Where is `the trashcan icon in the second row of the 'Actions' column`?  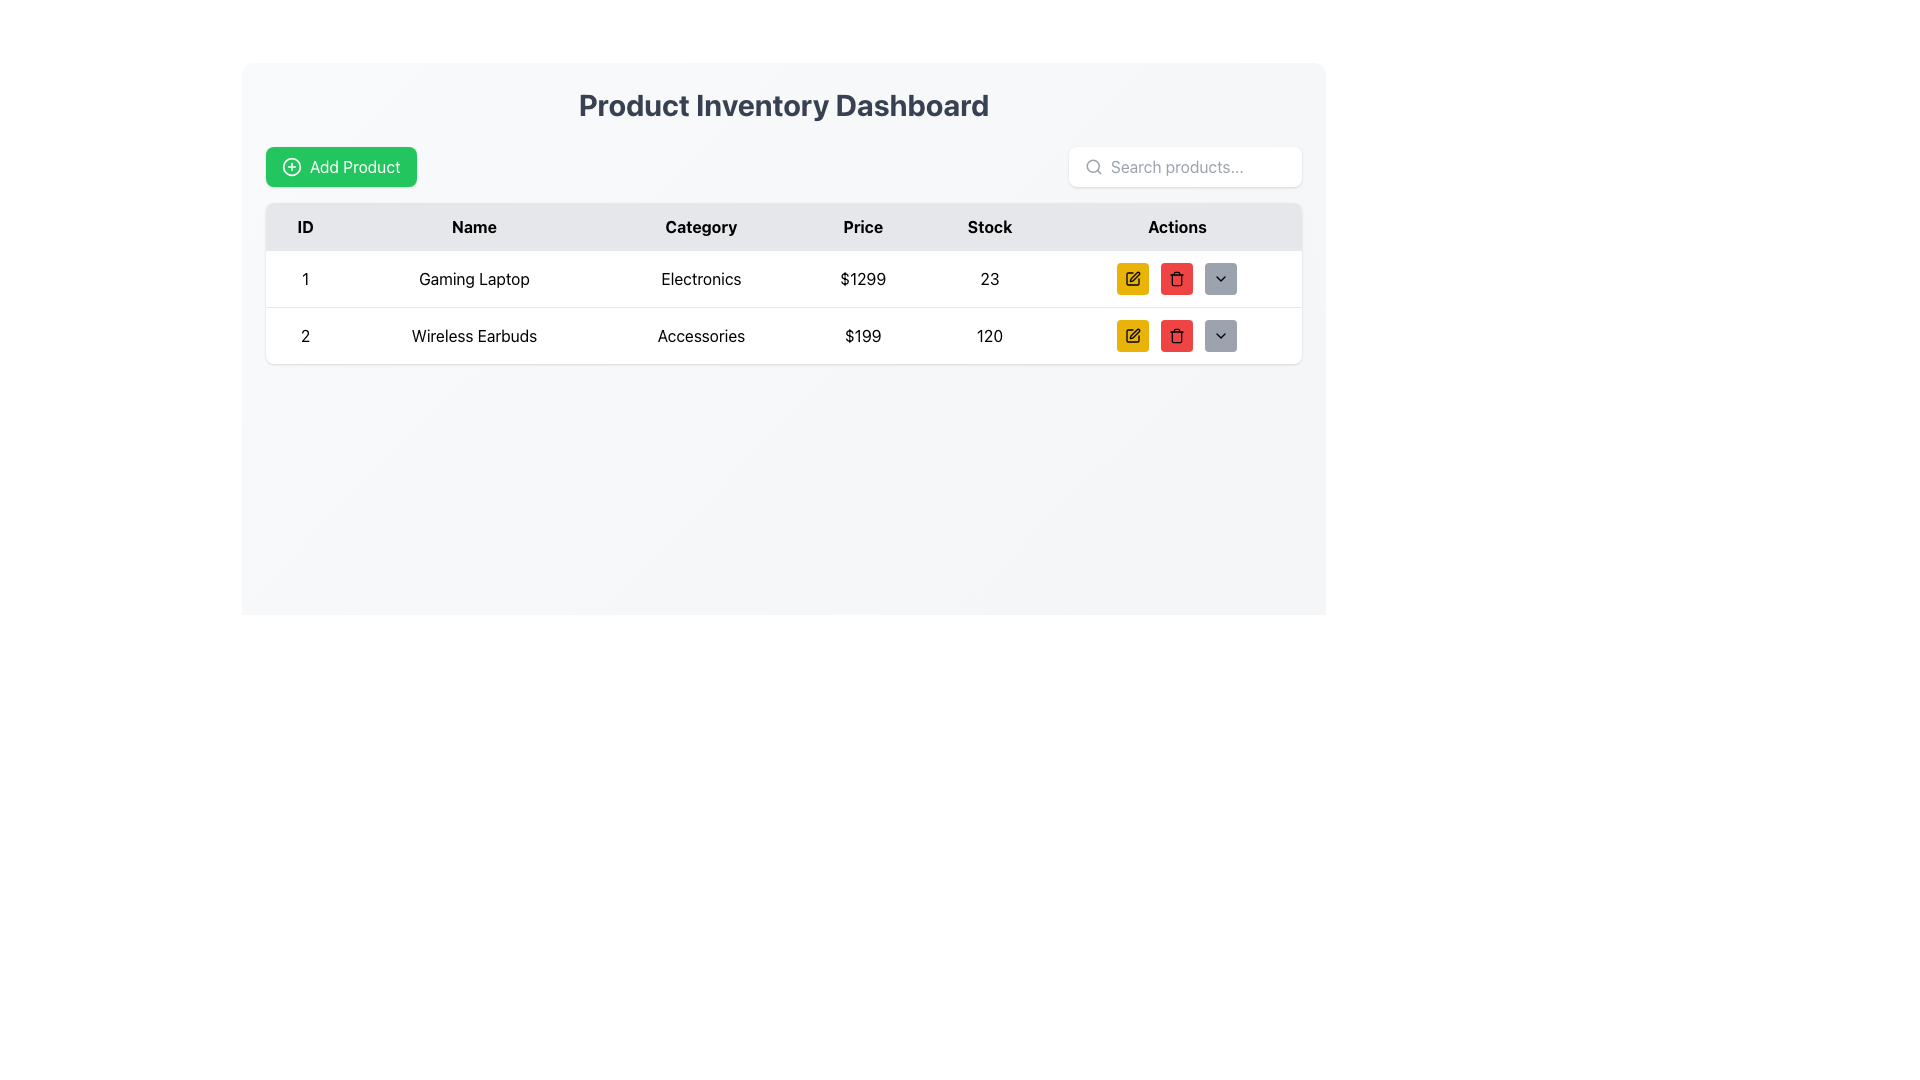 the trashcan icon in the second row of the 'Actions' column is located at coordinates (1177, 278).